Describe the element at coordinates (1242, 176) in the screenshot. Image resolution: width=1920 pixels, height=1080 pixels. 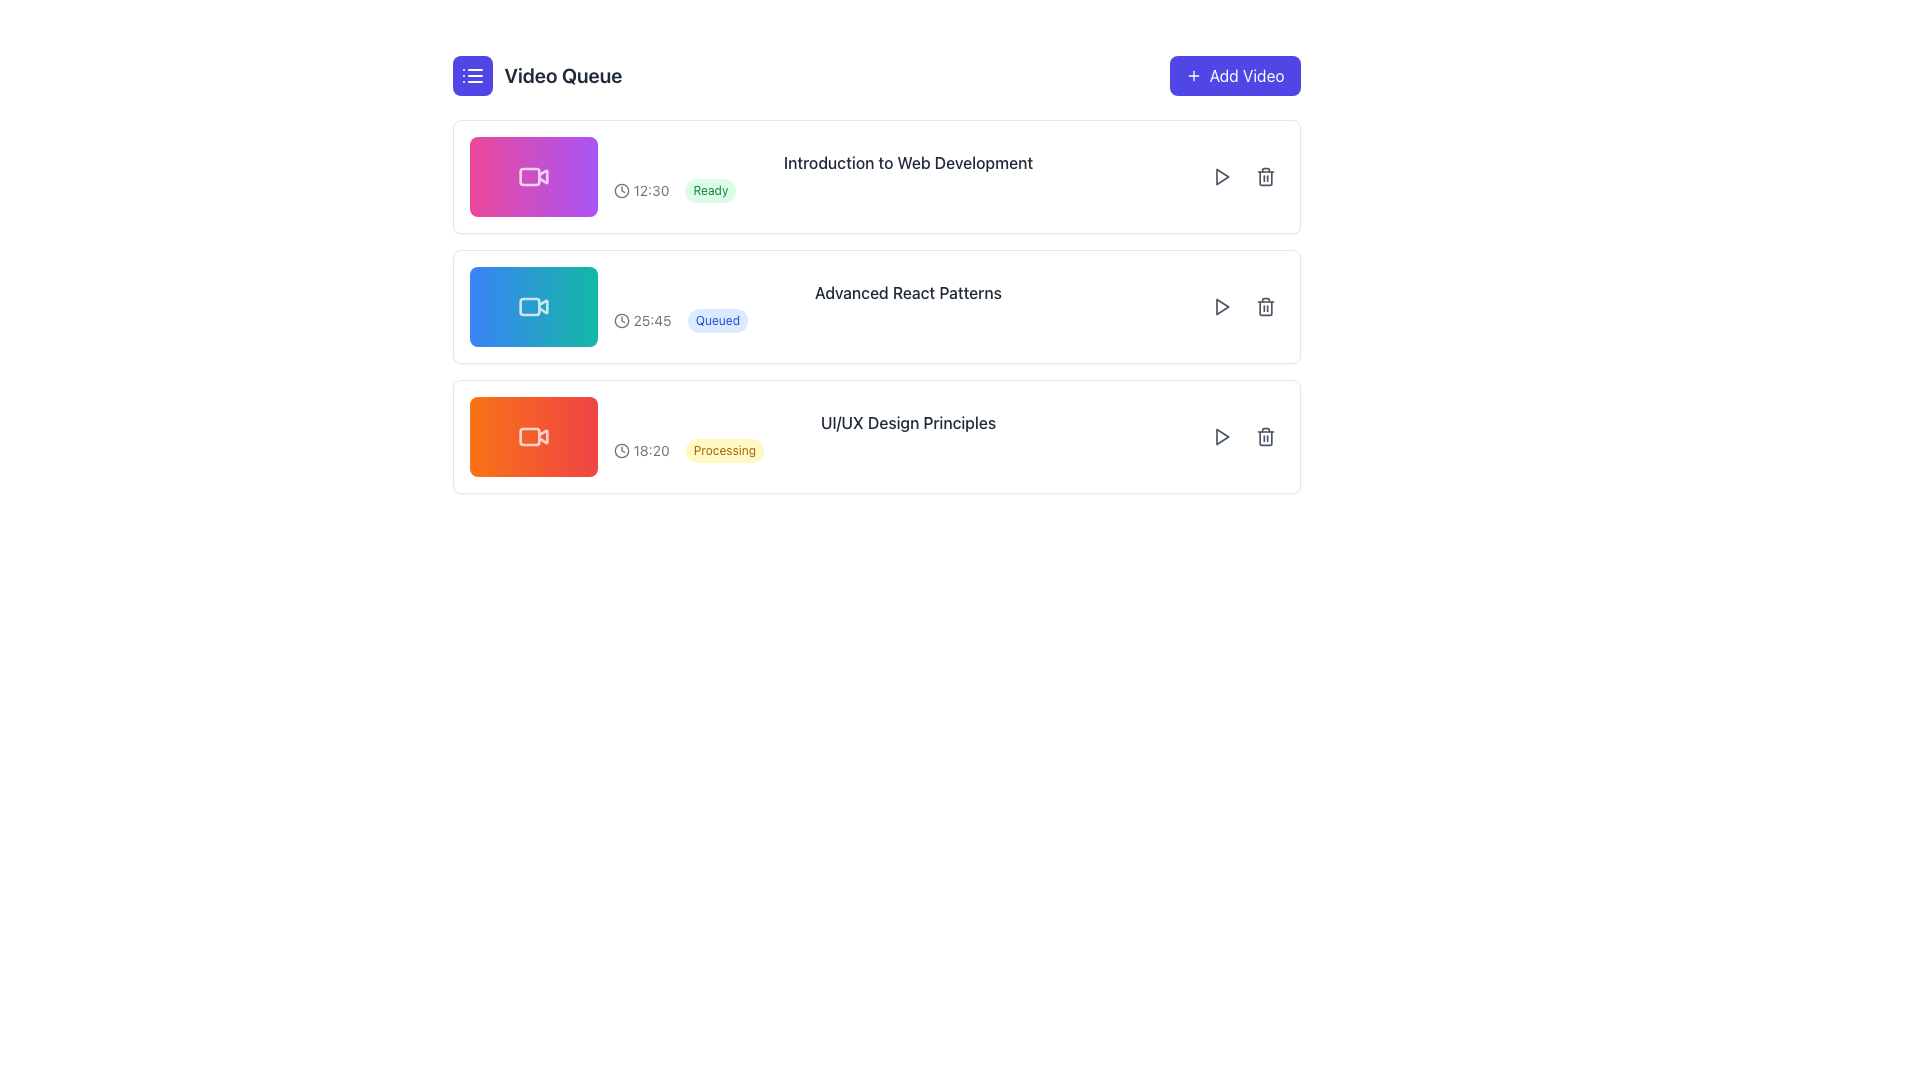
I see `the interactive controls group icons for the video 'Introduction to Web Development'` at that location.